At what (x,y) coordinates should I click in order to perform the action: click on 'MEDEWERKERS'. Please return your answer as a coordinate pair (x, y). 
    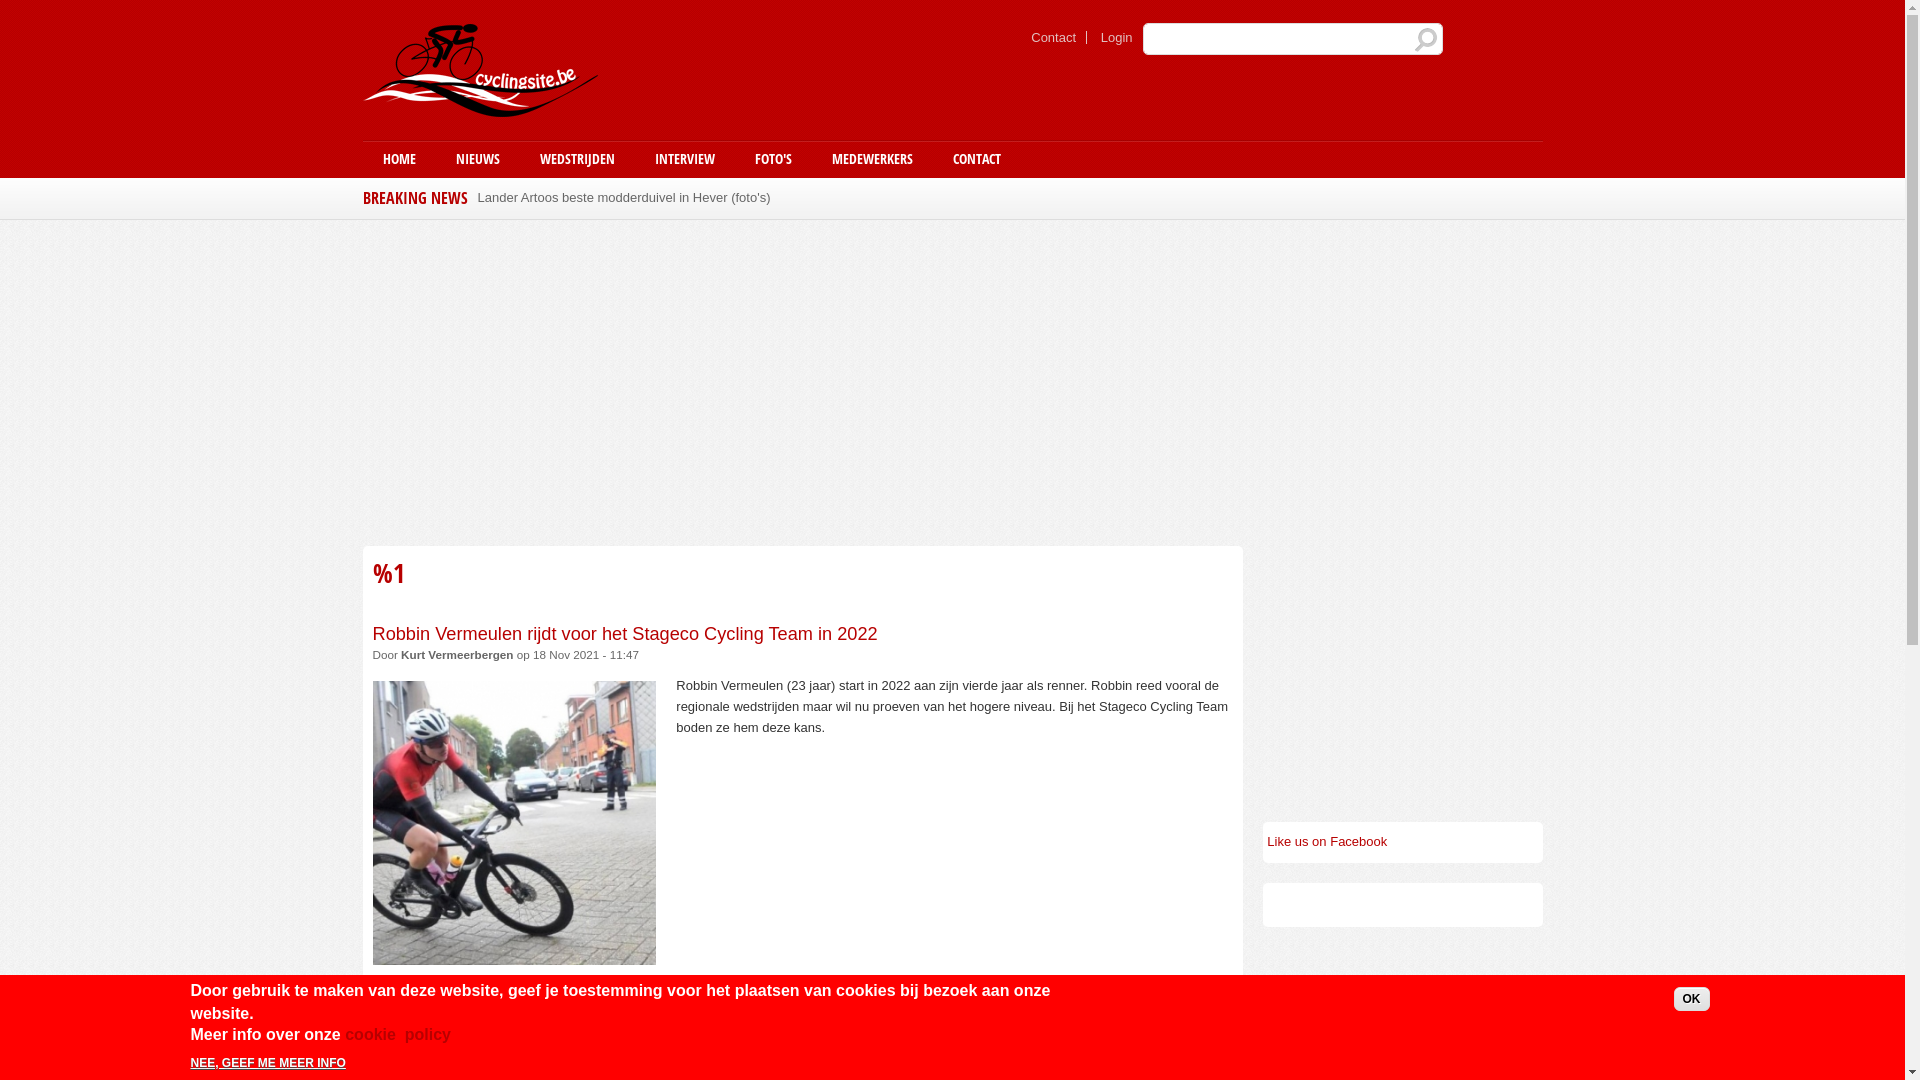
    Looking at the image, I should click on (872, 158).